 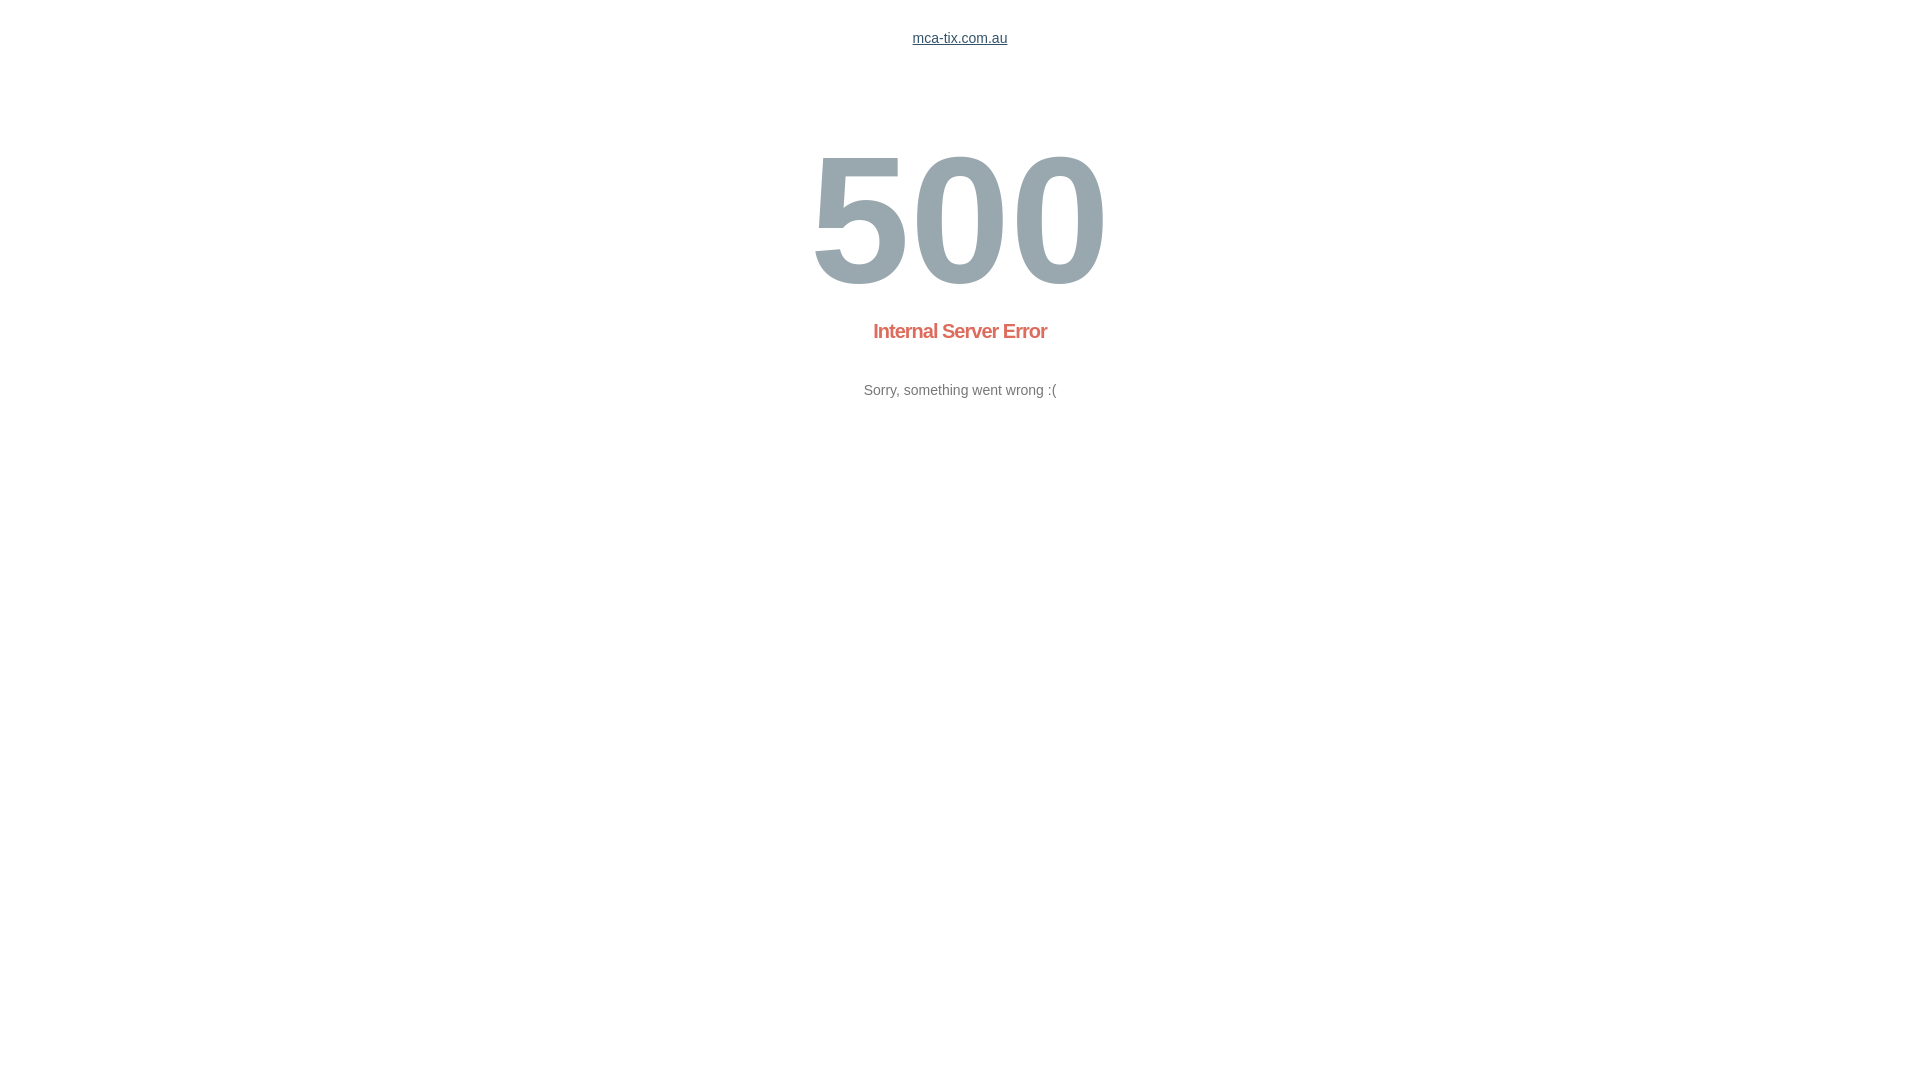 I want to click on 'mca-tix.com.au', so click(x=960, y=38).